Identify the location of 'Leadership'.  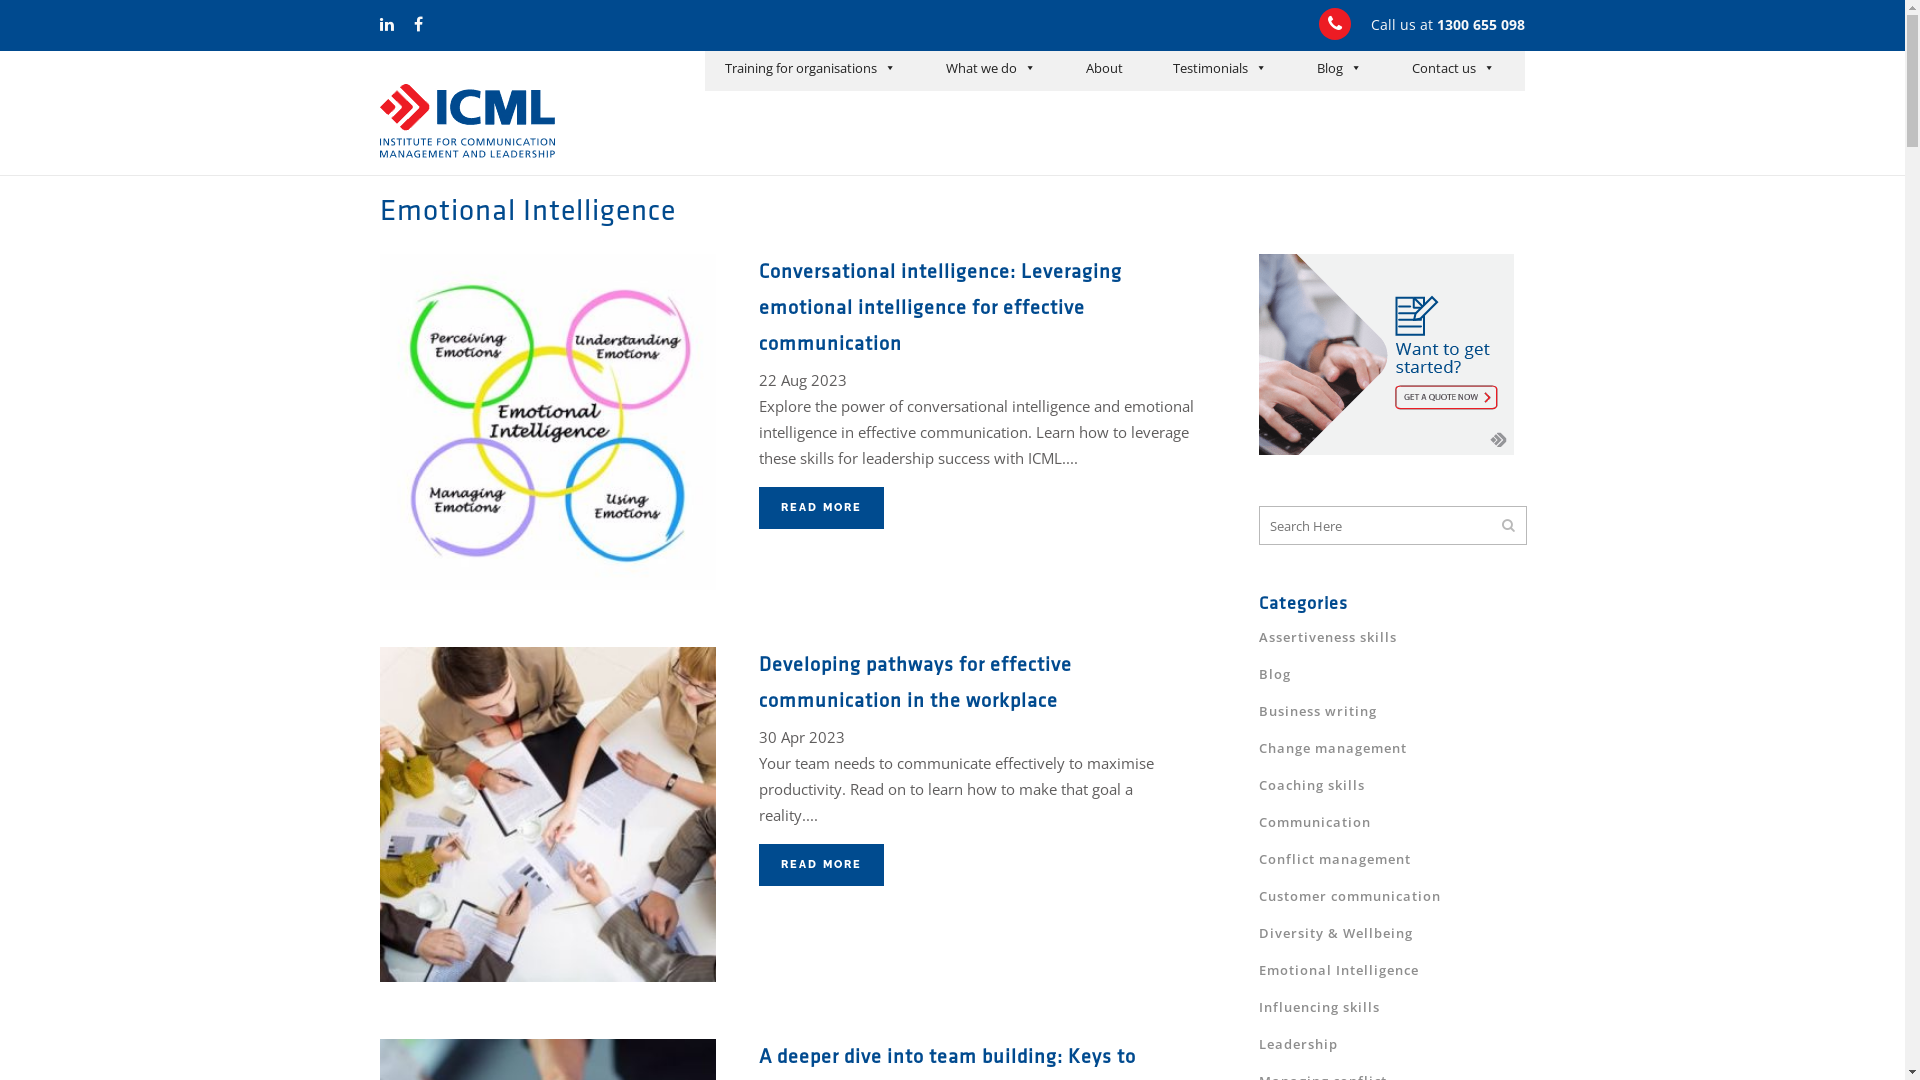
(1298, 1043).